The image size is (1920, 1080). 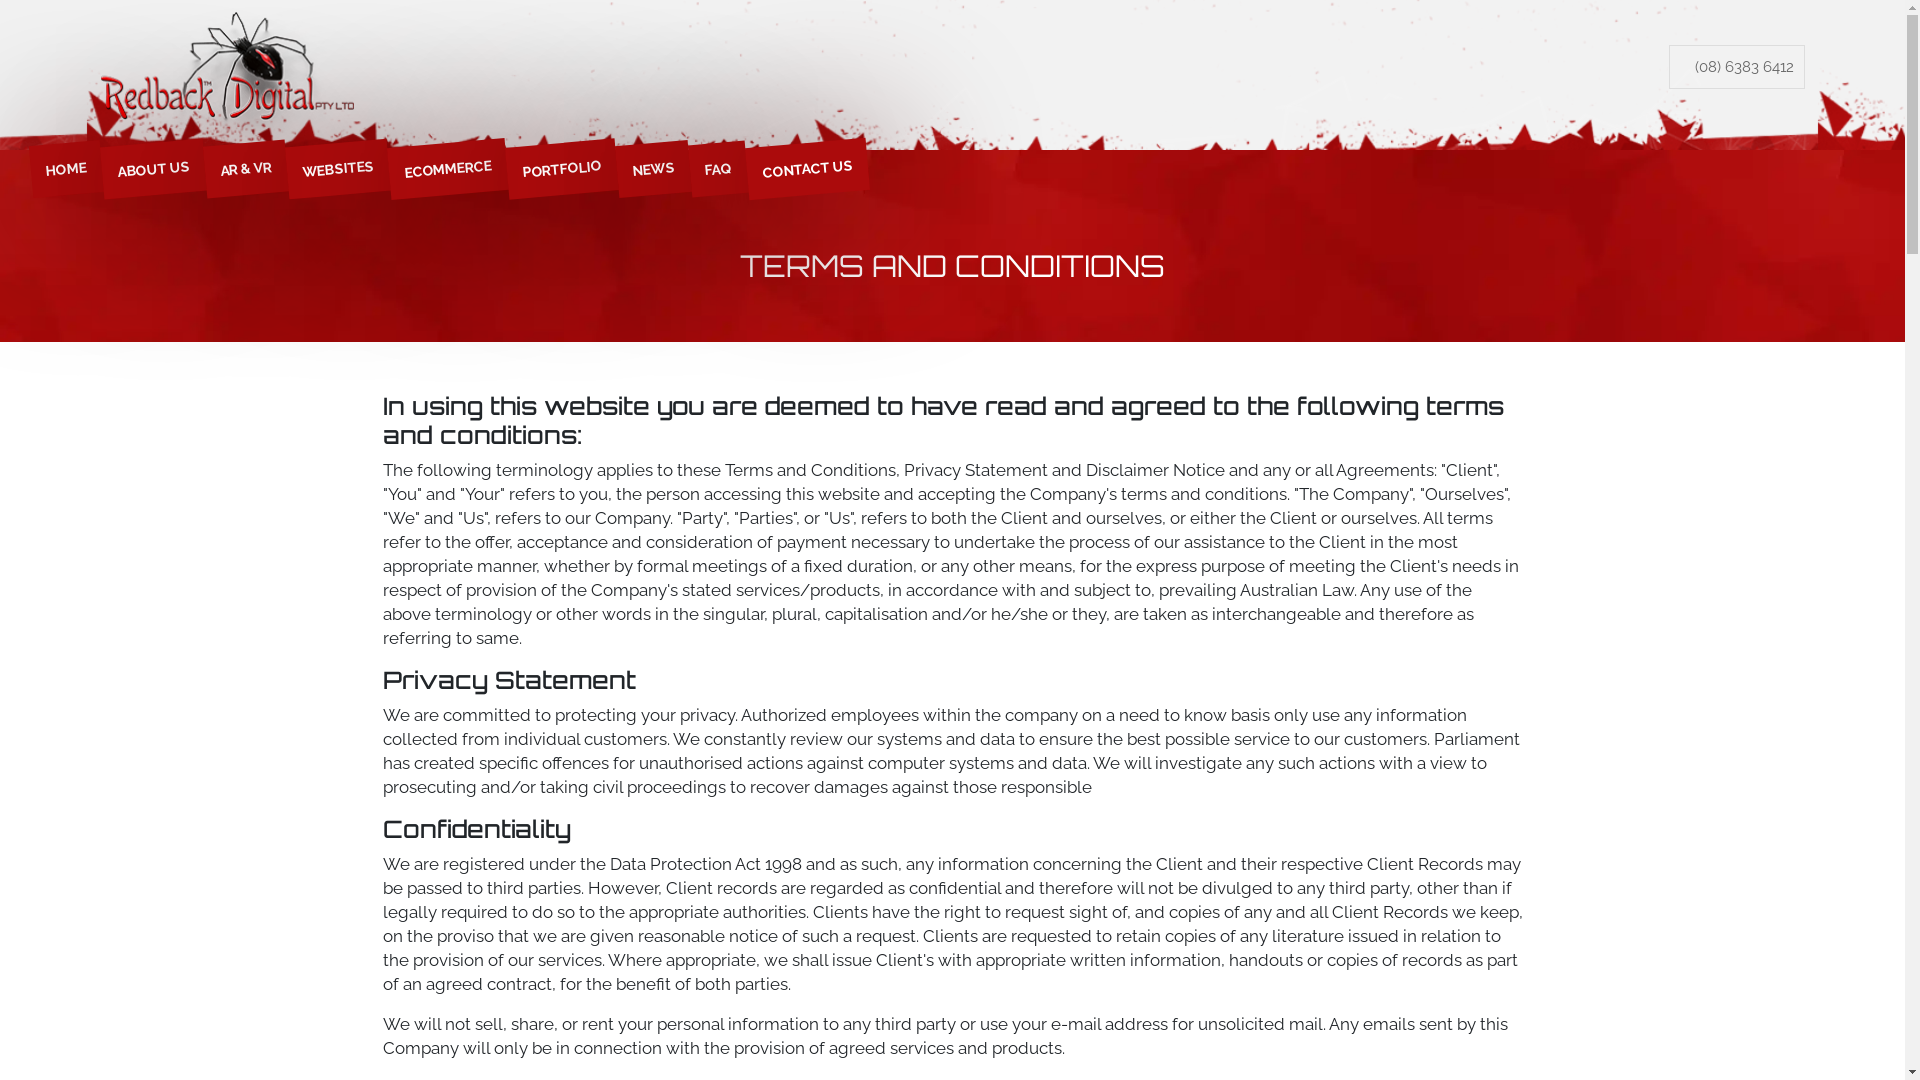 What do you see at coordinates (243, 164) in the screenshot?
I see `'AR & VR'` at bounding box center [243, 164].